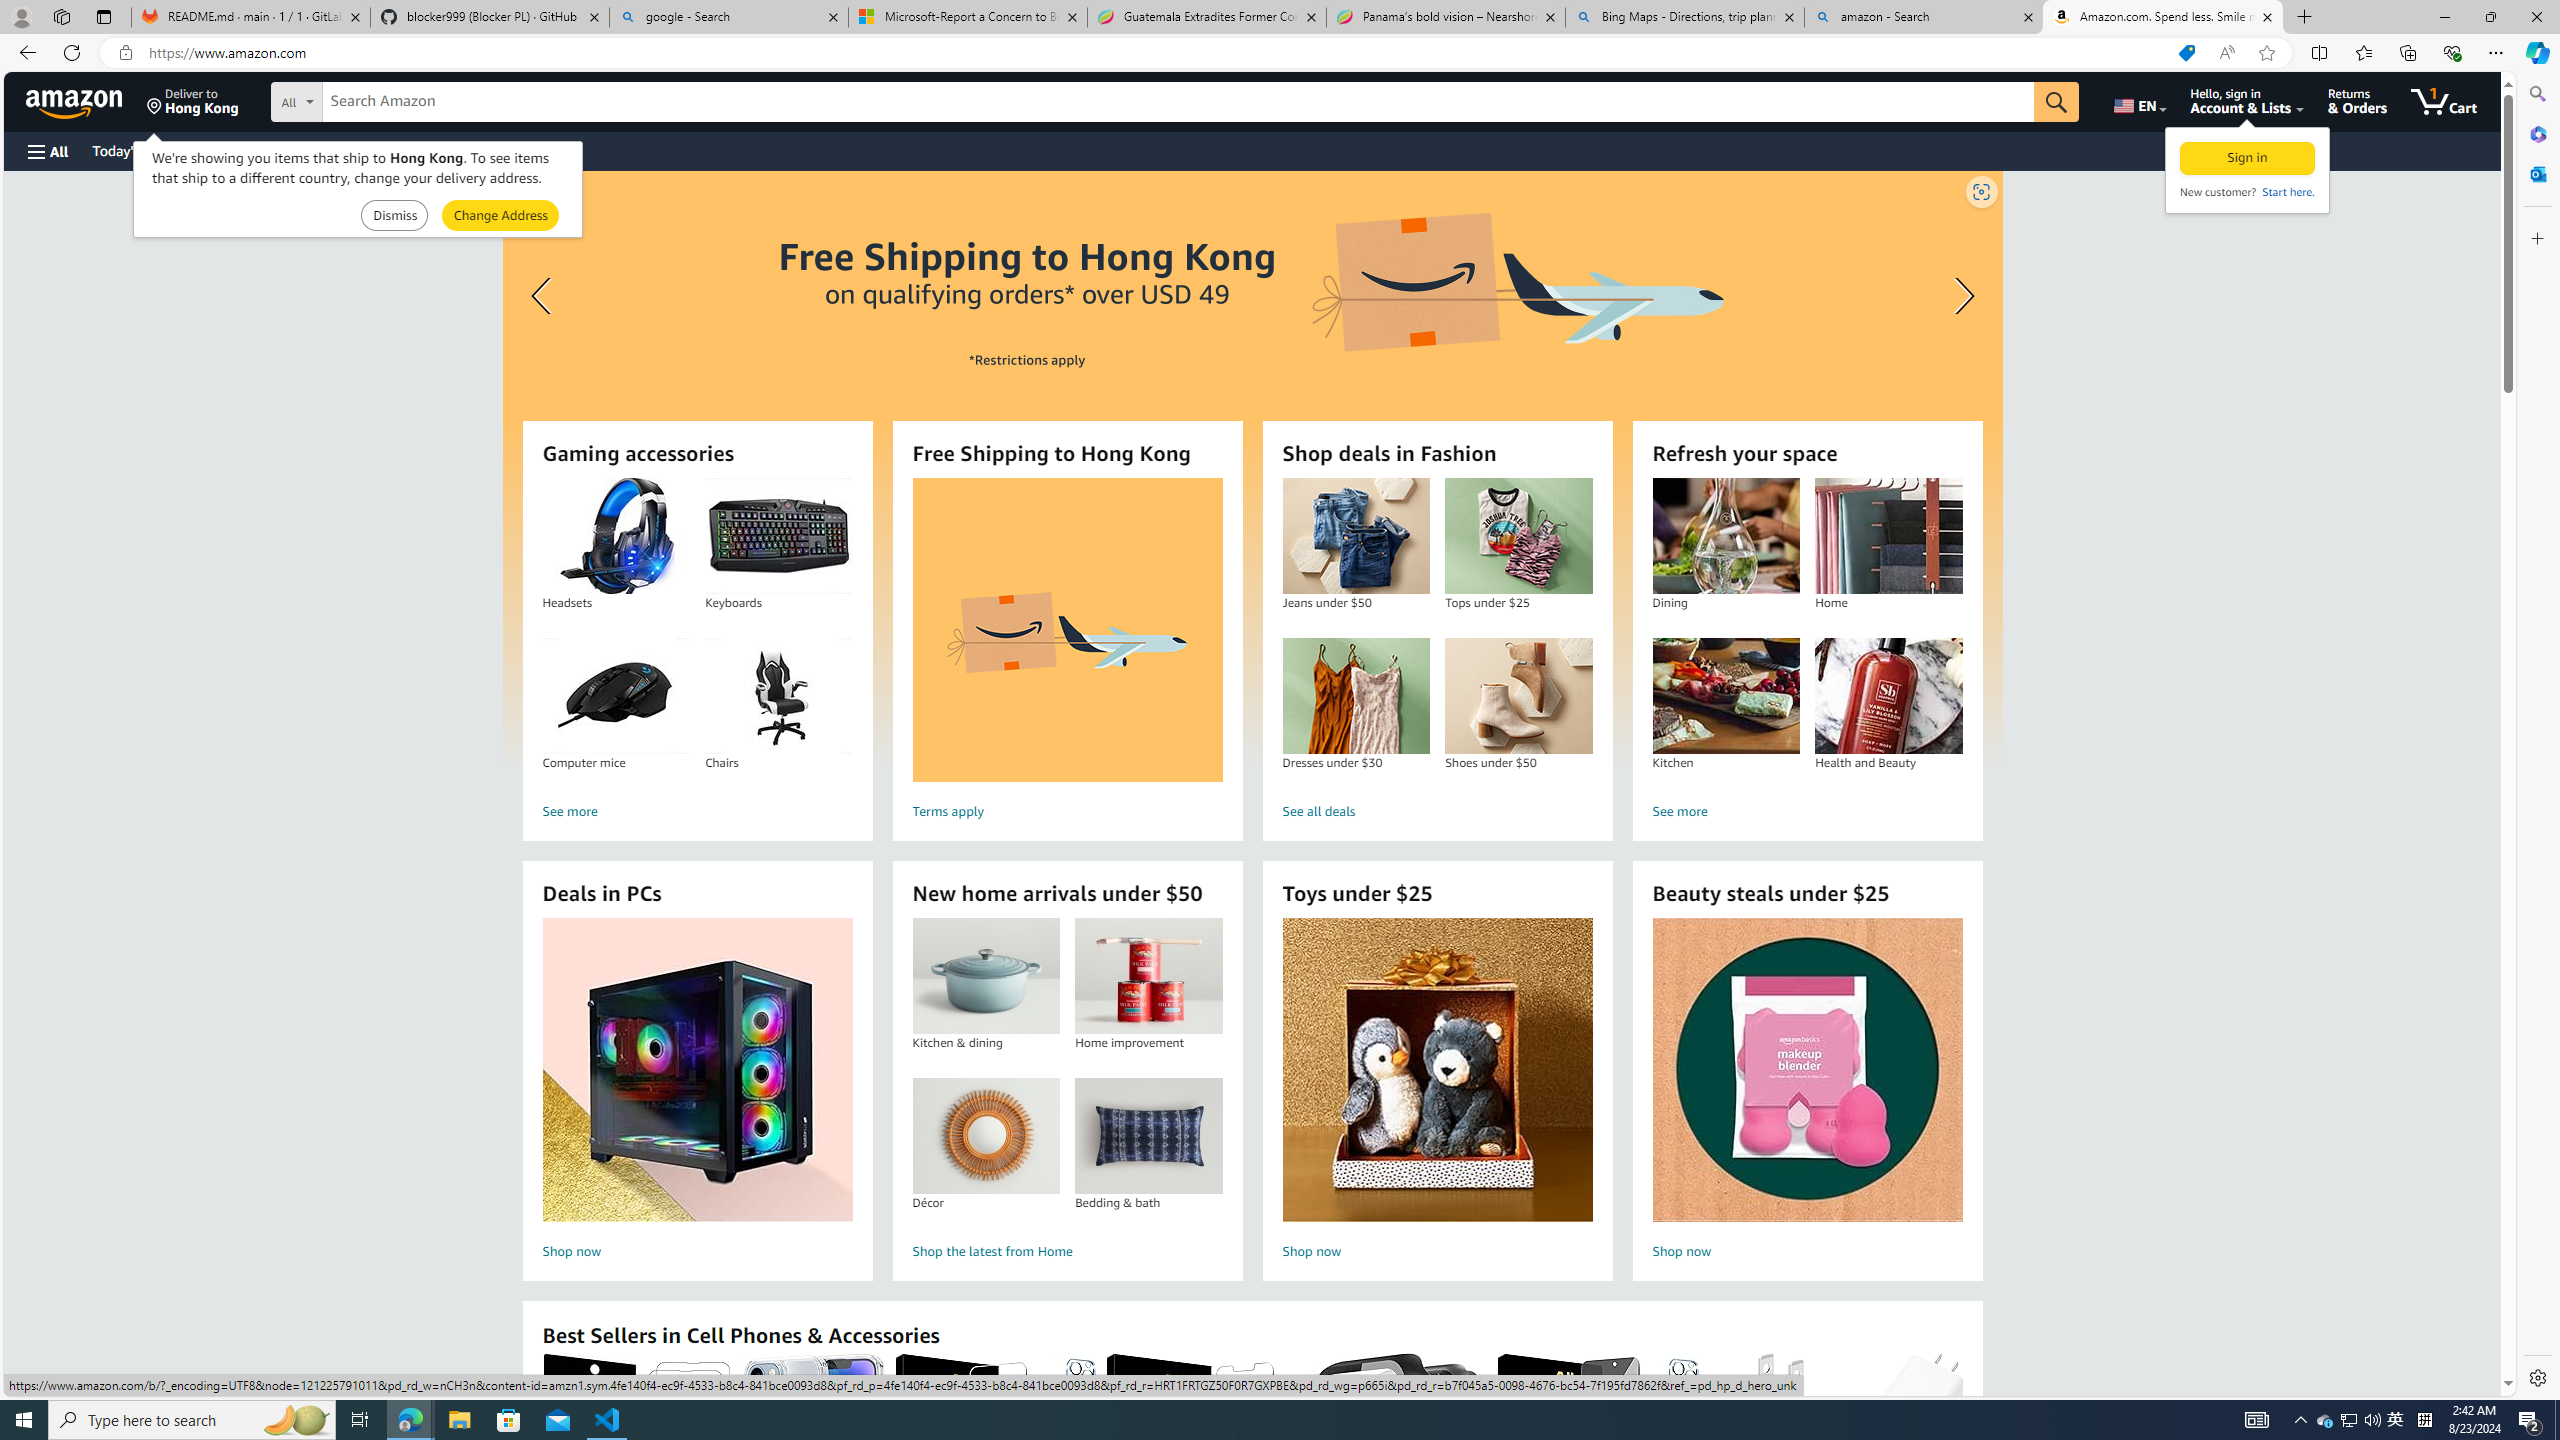 This screenshot has width=2560, height=1440. What do you see at coordinates (1725, 536) in the screenshot?
I see `'Dining'` at bounding box center [1725, 536].